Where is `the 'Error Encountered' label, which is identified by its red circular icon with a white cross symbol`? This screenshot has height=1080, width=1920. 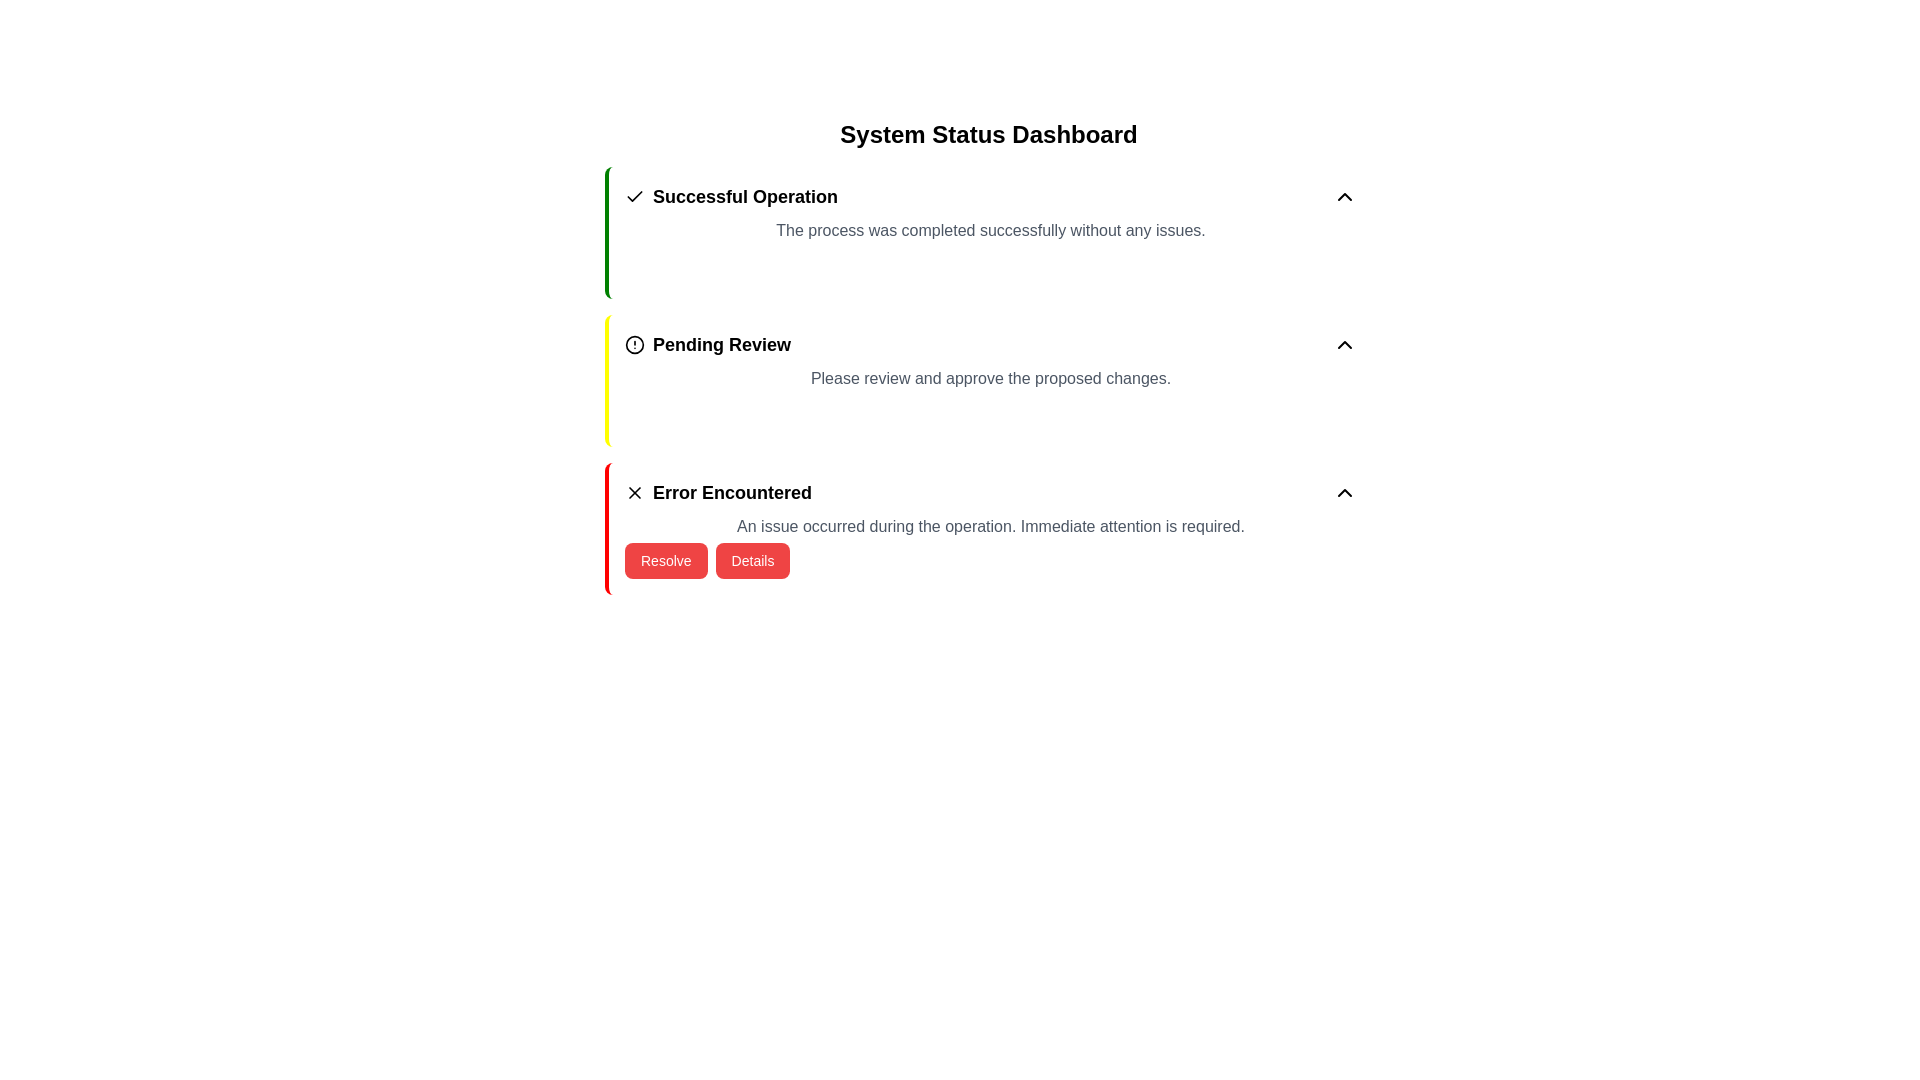
the 'Error Encountered' label, which is identified by its red circular icon with a white cross symbol is located at coordinates (718, 493).